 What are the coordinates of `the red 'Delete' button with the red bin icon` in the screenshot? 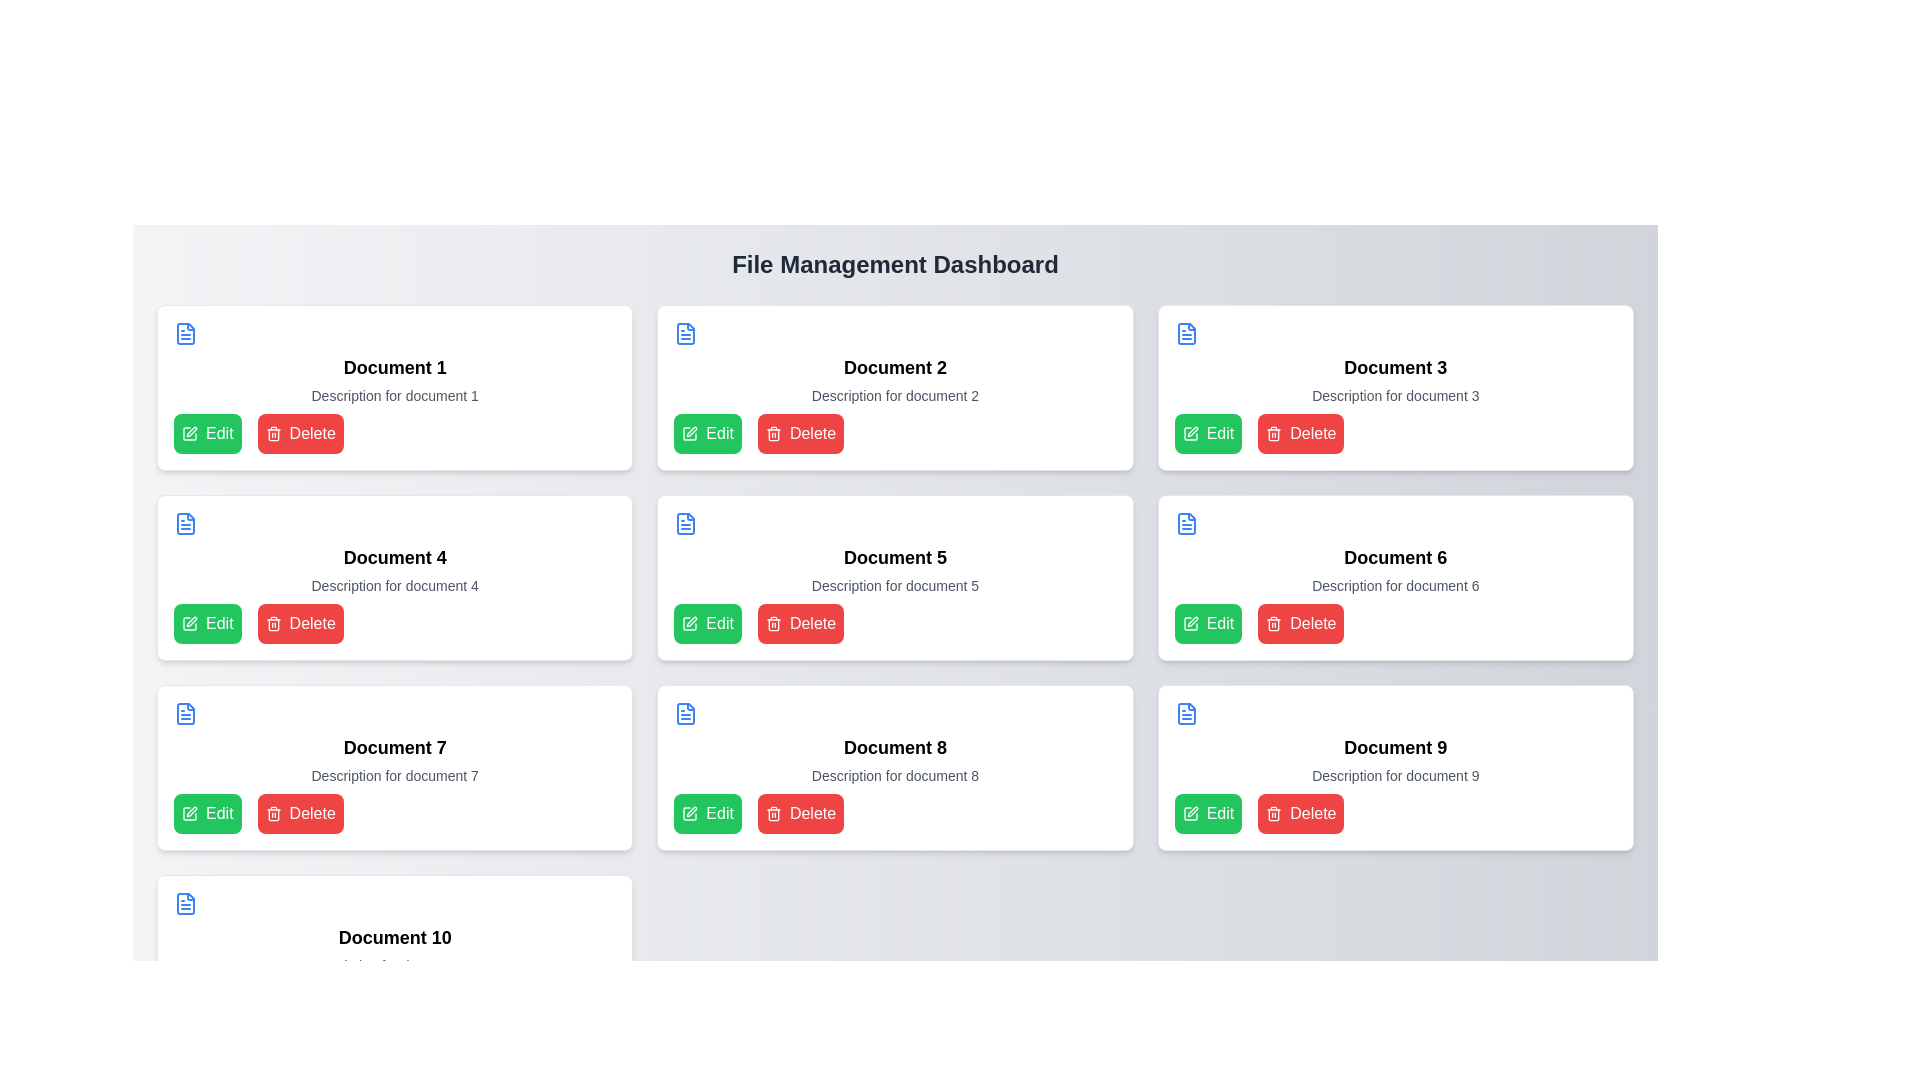 It's located at (1273, 813).